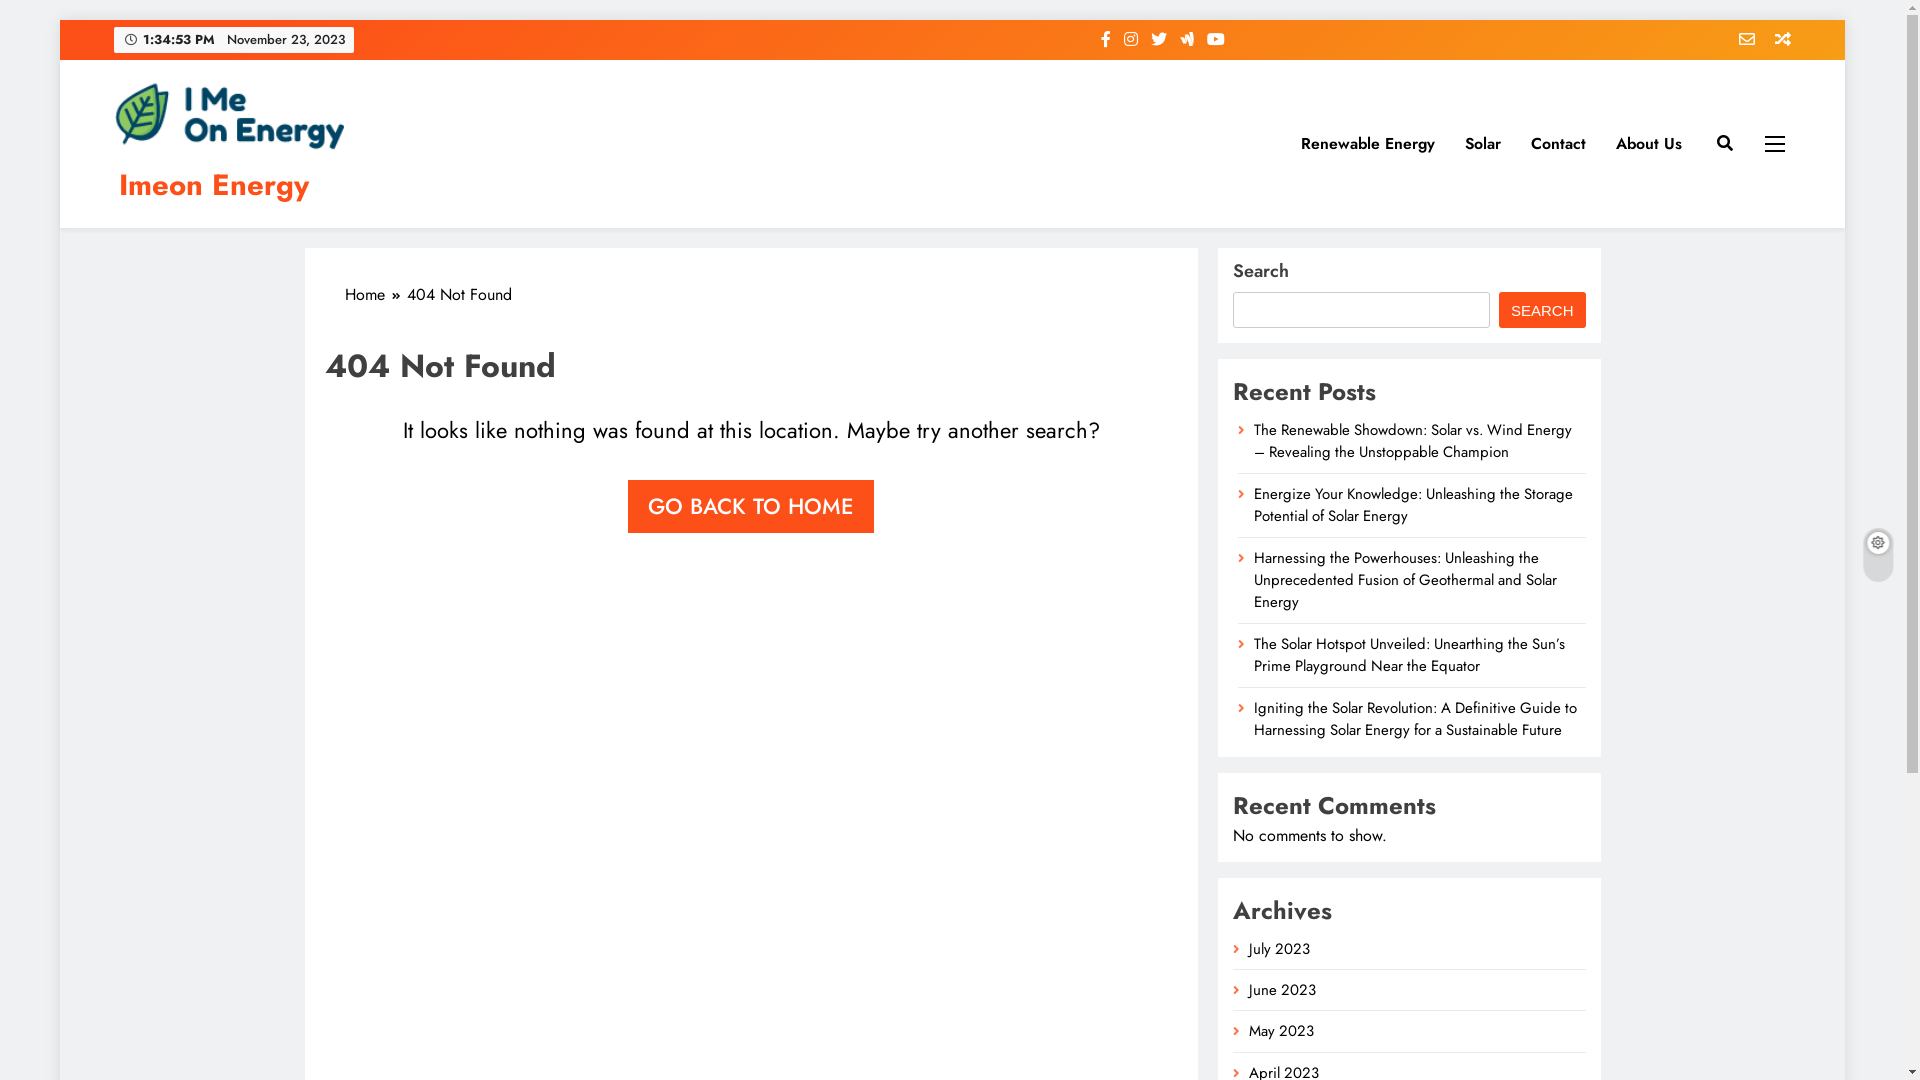 The image size is (1920, 1080). What do you see at coordinates (1449, 142) in the screenshot?
I see `'Solar'` at bounding box center [1449, 142].